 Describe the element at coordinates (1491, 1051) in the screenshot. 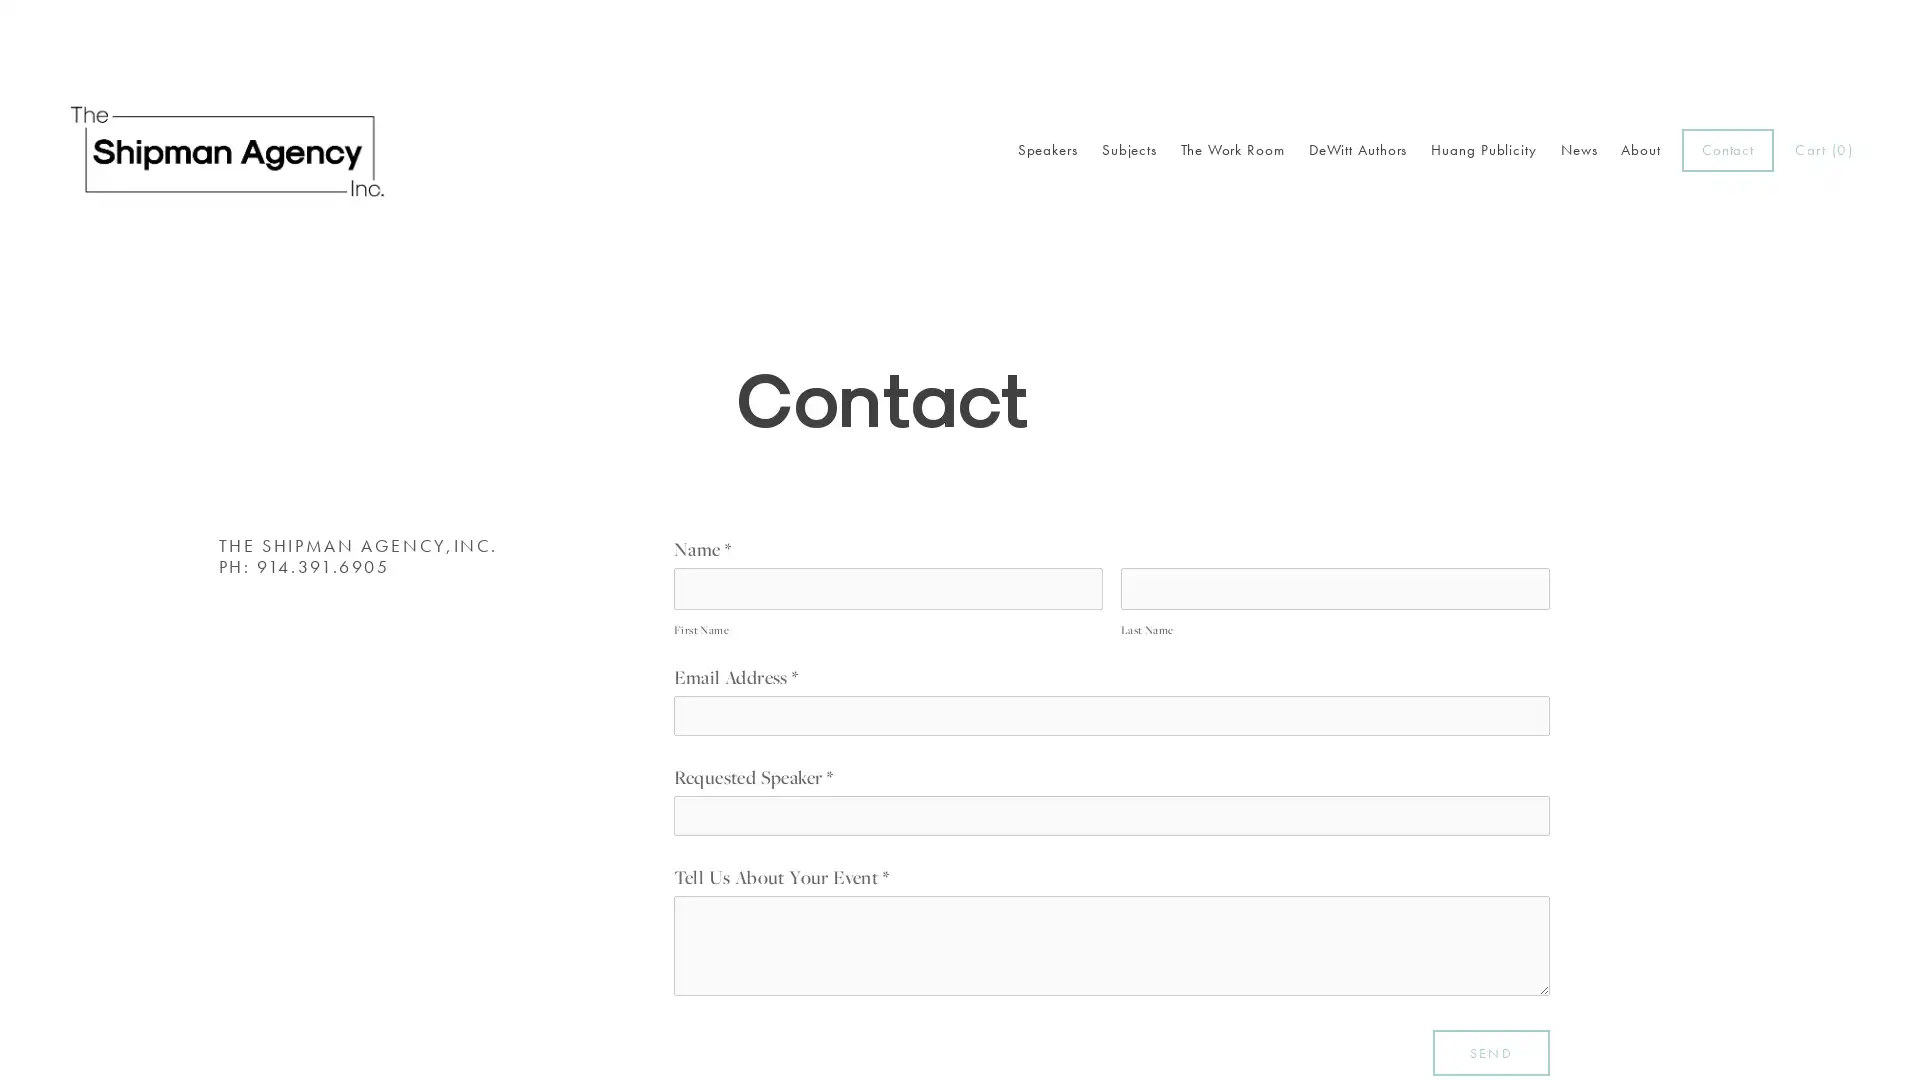

I see `SEND` at that location.